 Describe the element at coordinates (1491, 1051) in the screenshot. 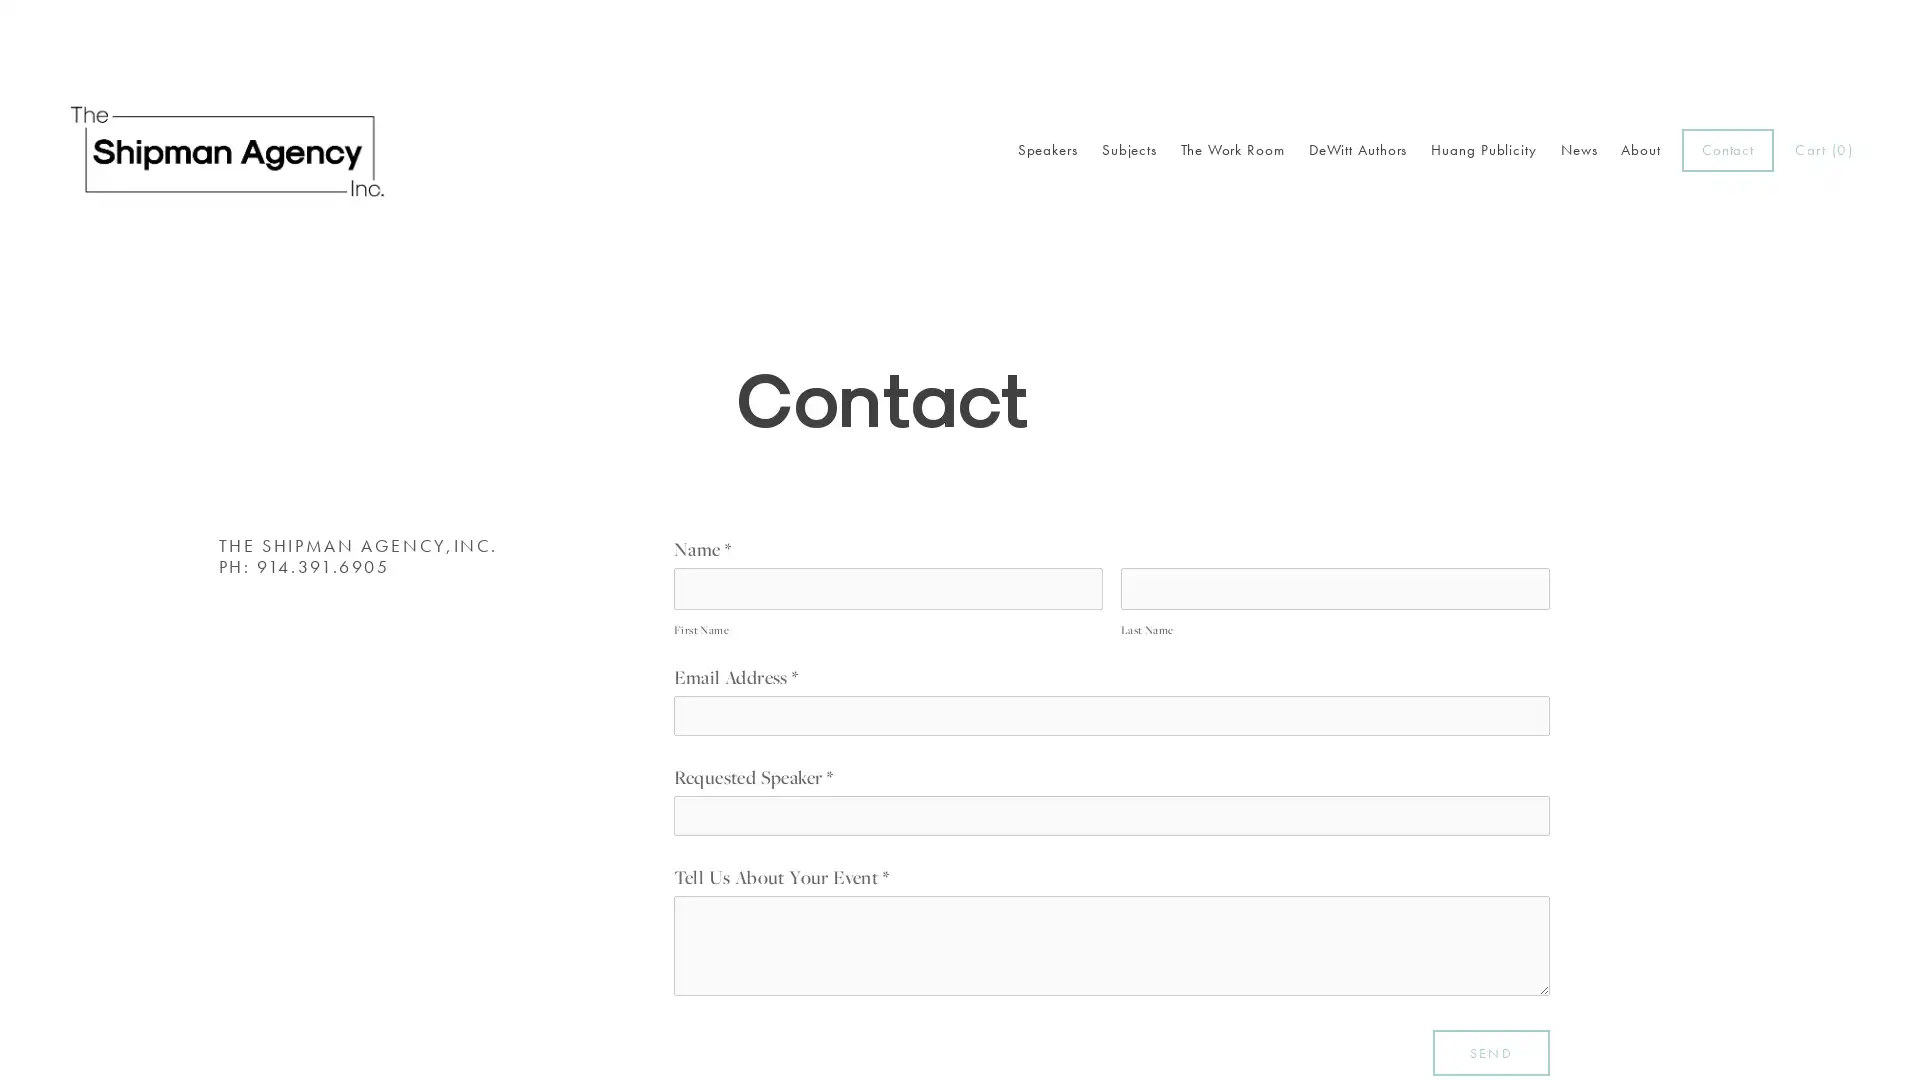

I see `SEND` at that location.